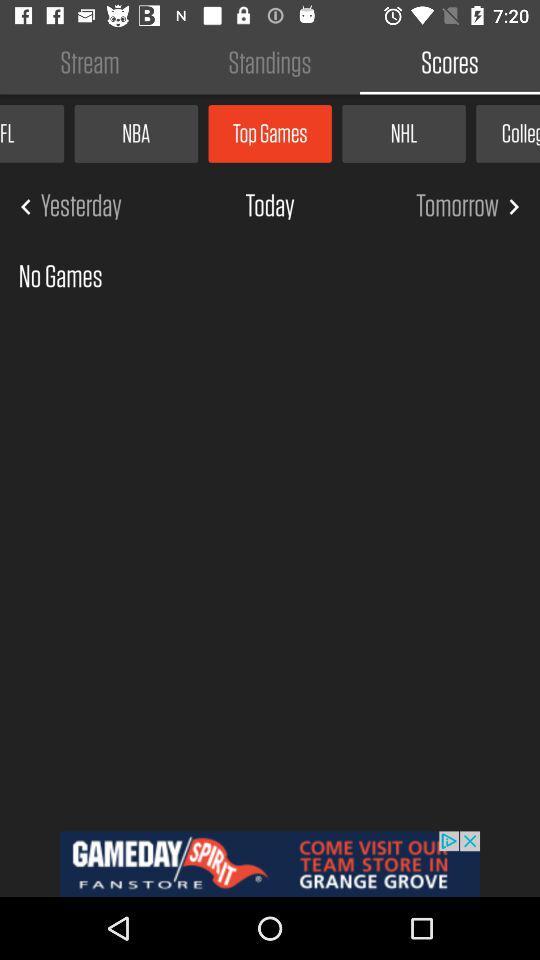 This screenshot has height=960, width=540. Describe the element at coordinates (270, 863) in the screenshot. I see `advertisement` at that location.